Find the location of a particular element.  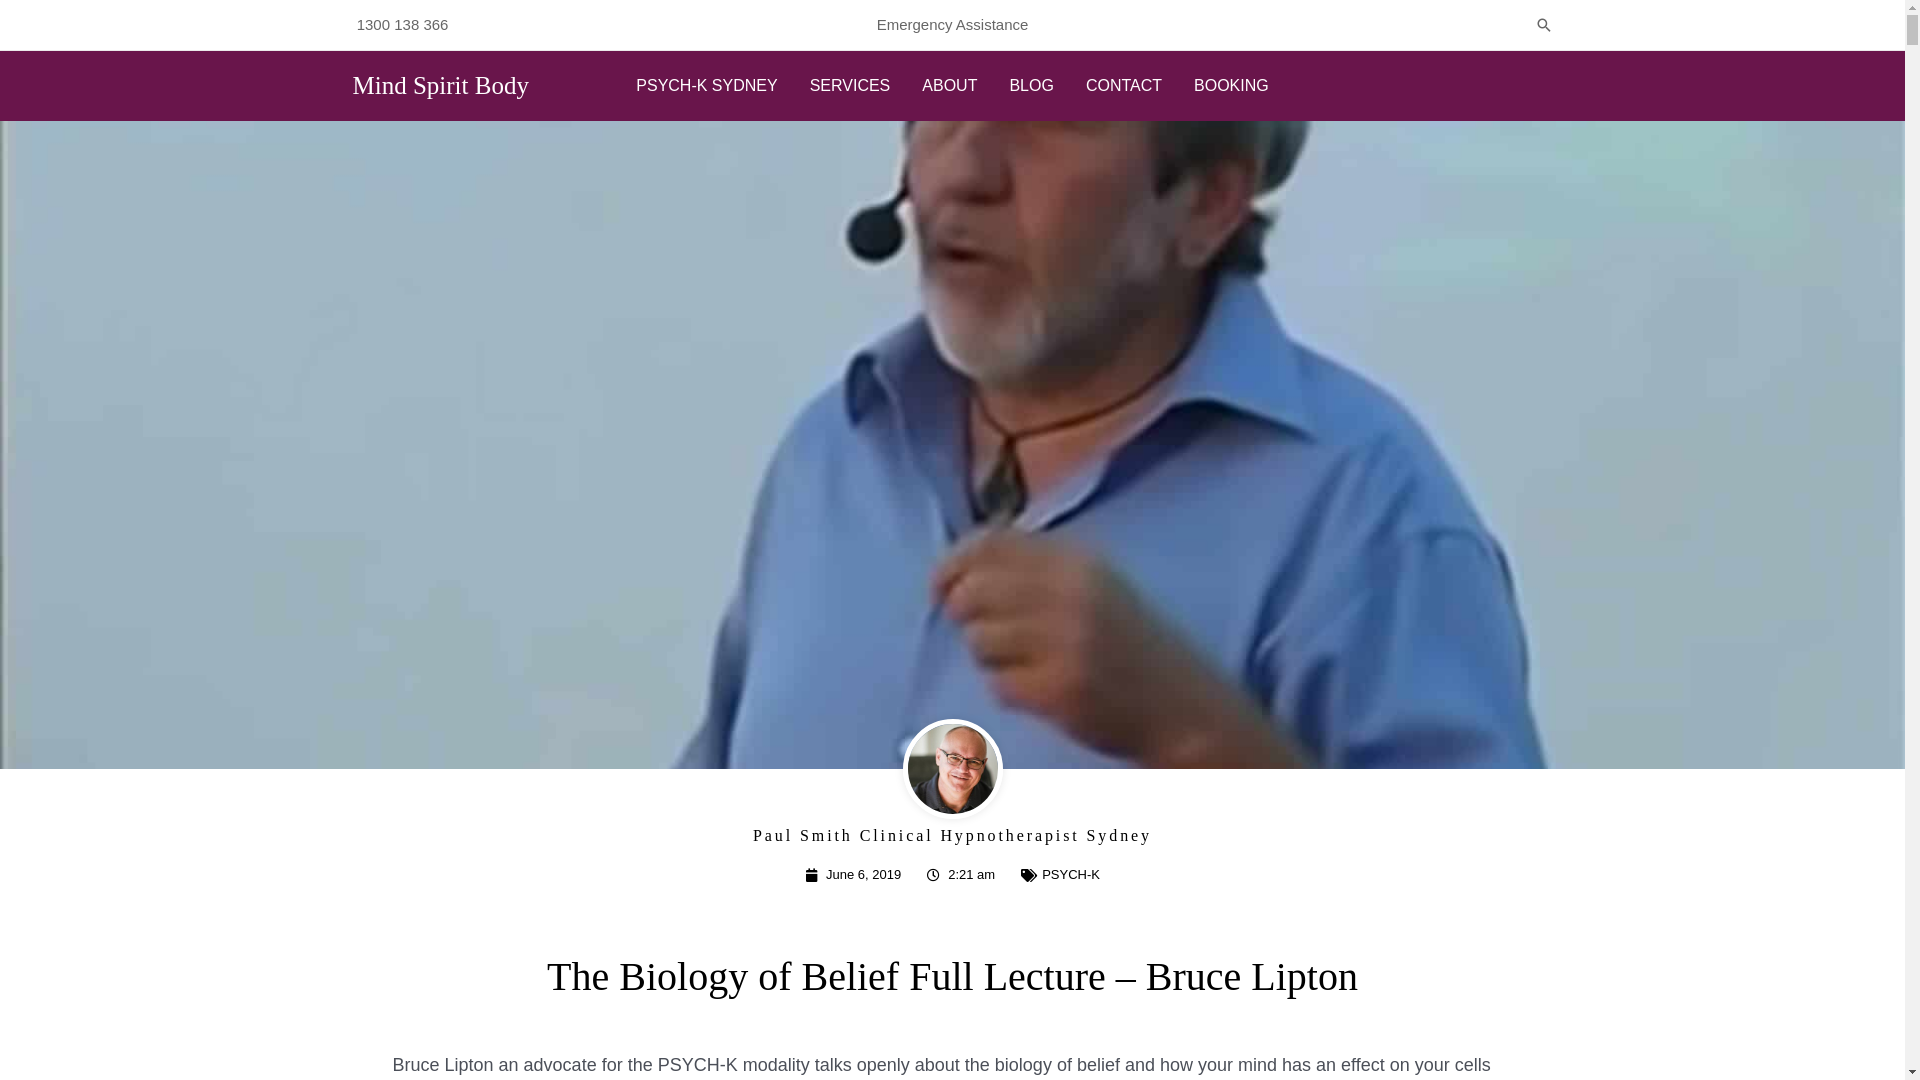

'PSYCH-K' is located at coordinates (1069, 873).